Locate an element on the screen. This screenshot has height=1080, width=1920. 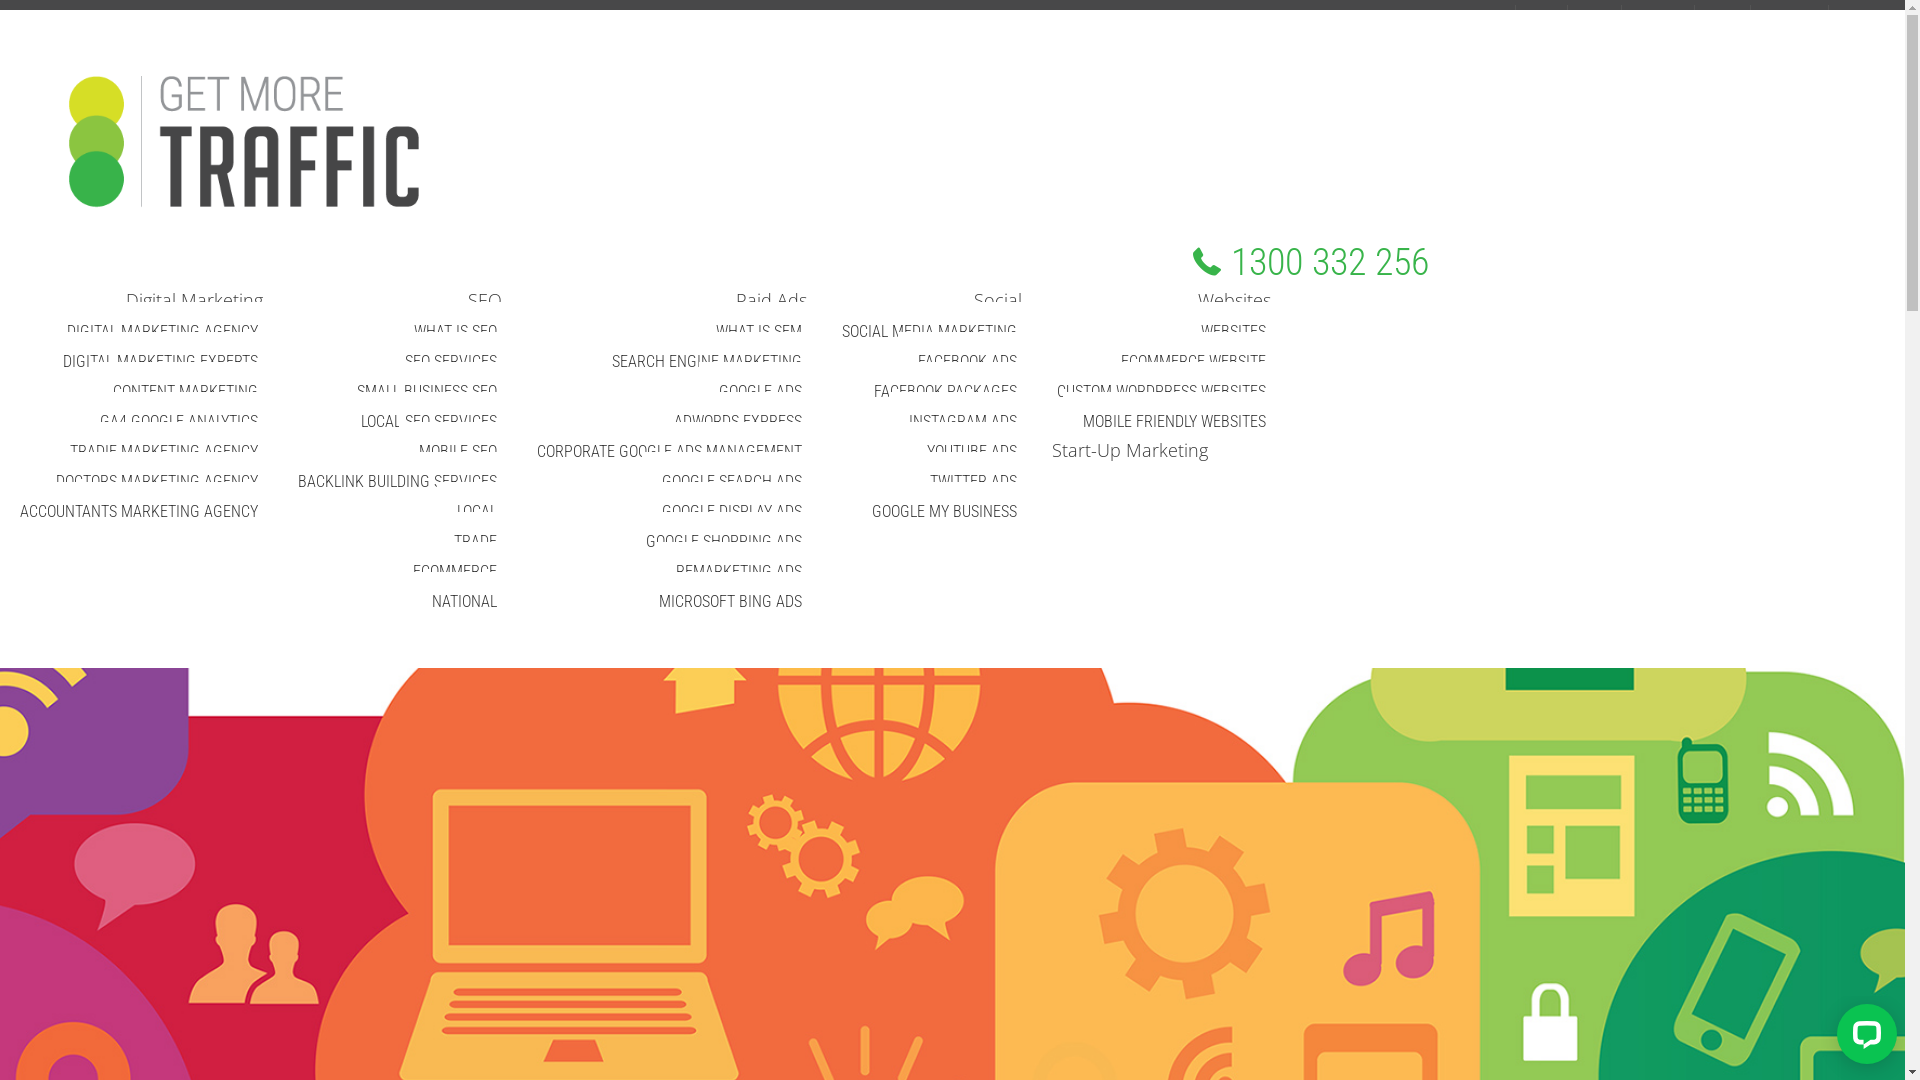
'TRADE' is located at coordinates (474, 541).